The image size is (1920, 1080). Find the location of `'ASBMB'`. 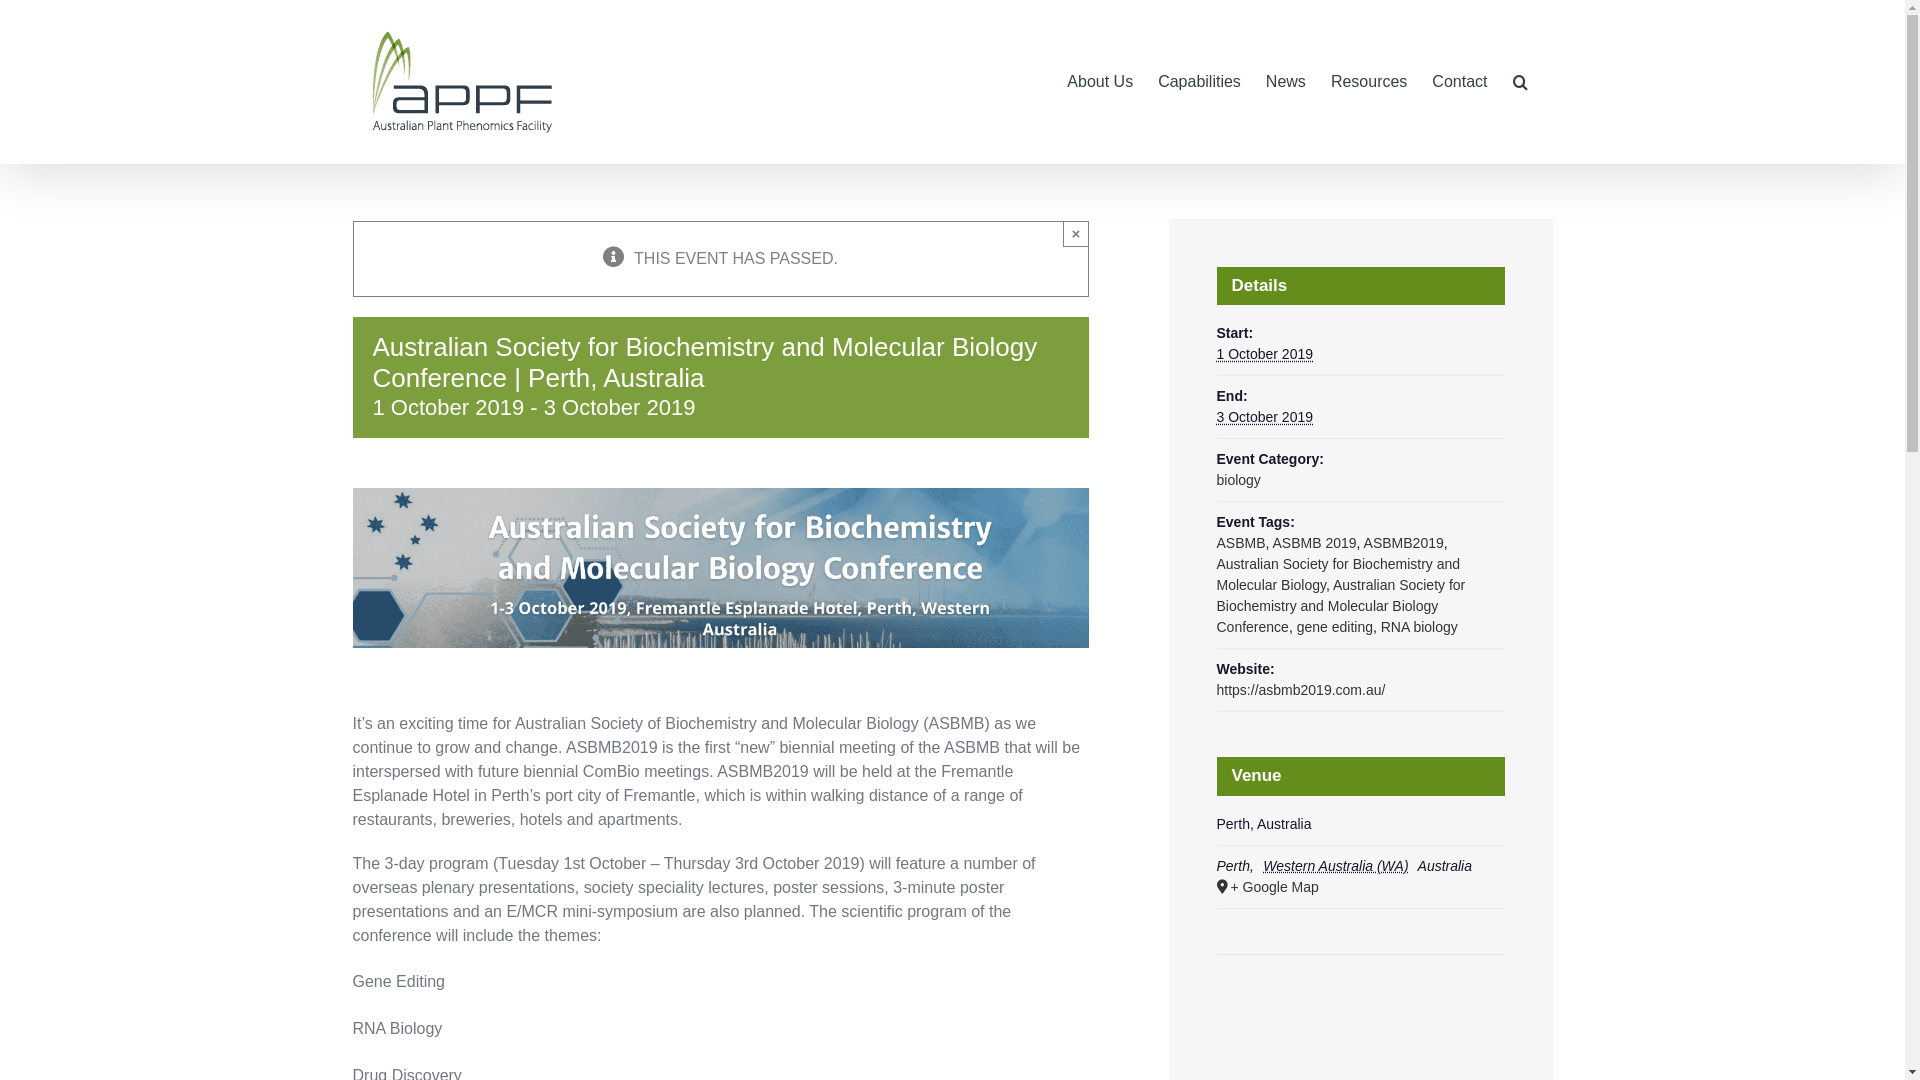

'ASBMB' is located at coordinates (1239, 543).